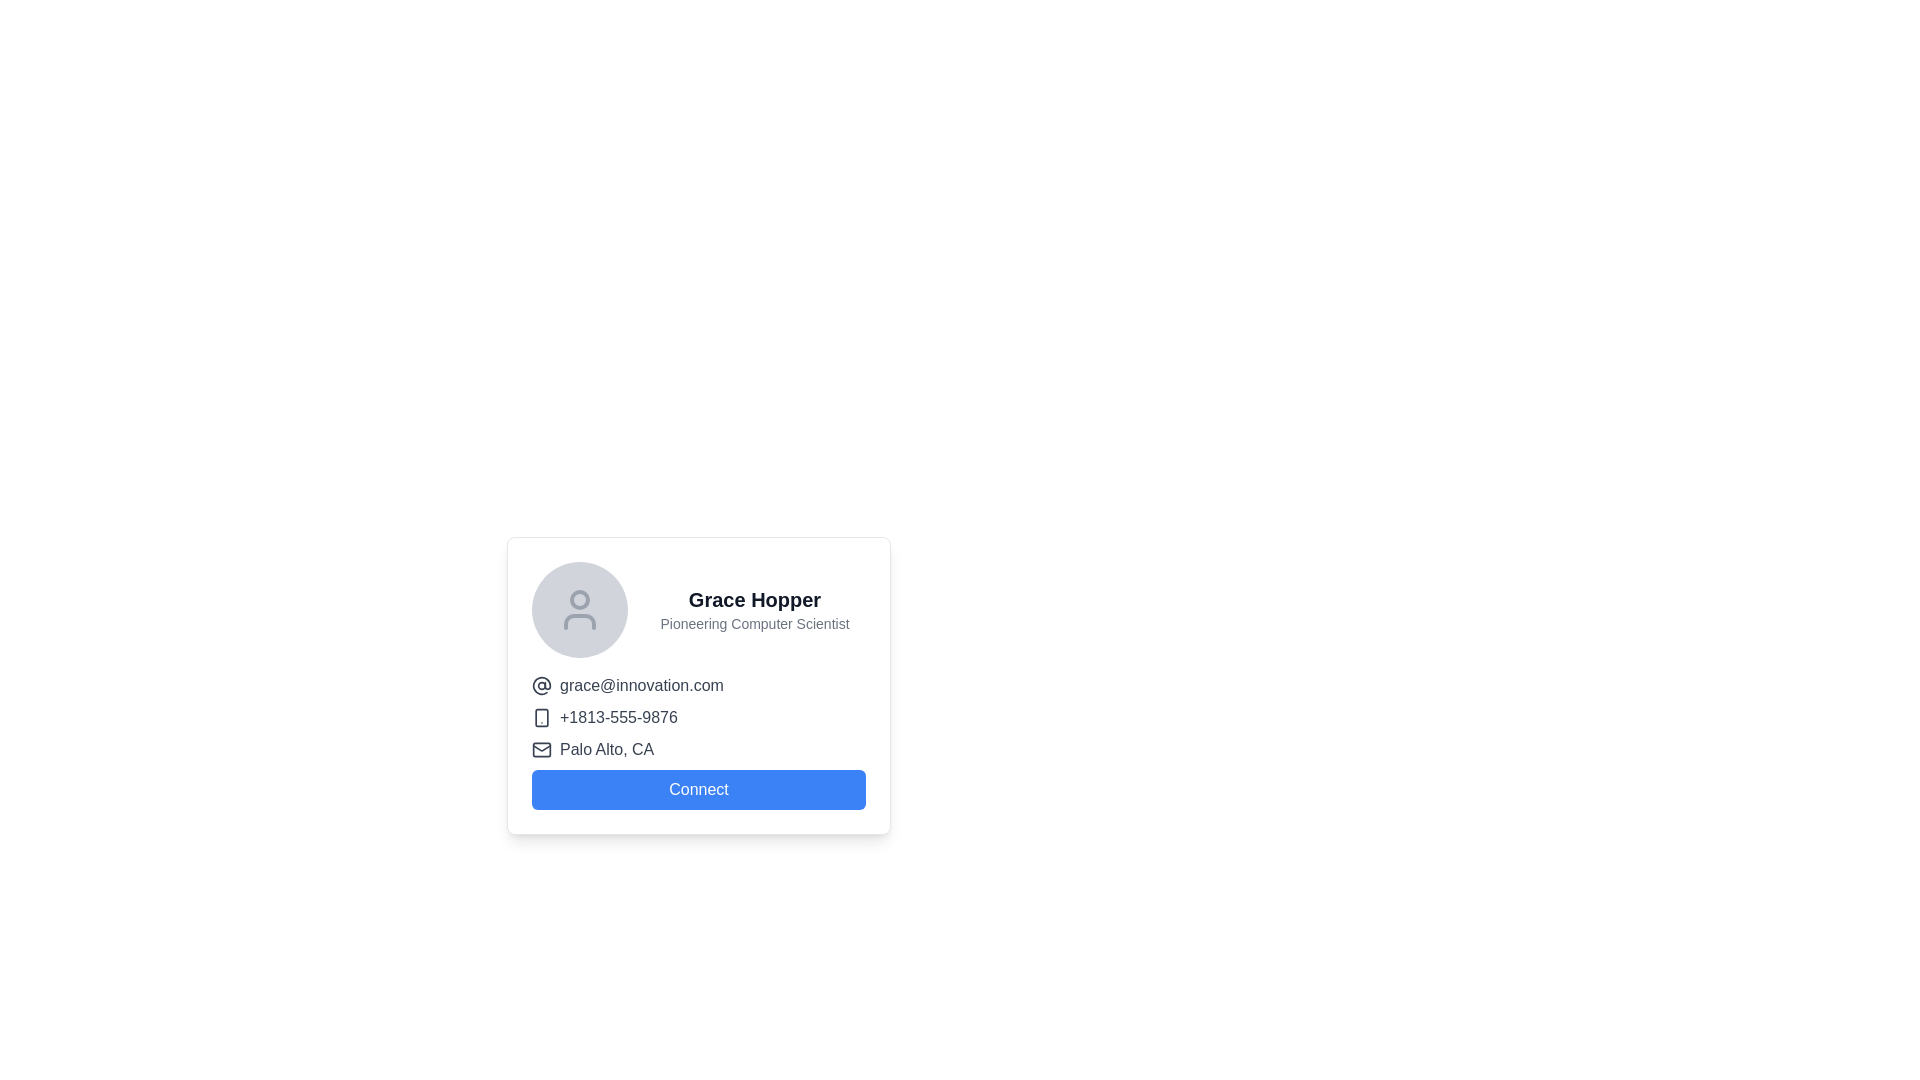 Image resolution: width=1920 pixels, height=1080 pixels. What do you see at coordinates (699, 741) in the screenshot?
I see `the contact details information block located below the profile picture and name of 'Grace Hopper', and above the 'Connect' button` at bounding box center [699, 741].